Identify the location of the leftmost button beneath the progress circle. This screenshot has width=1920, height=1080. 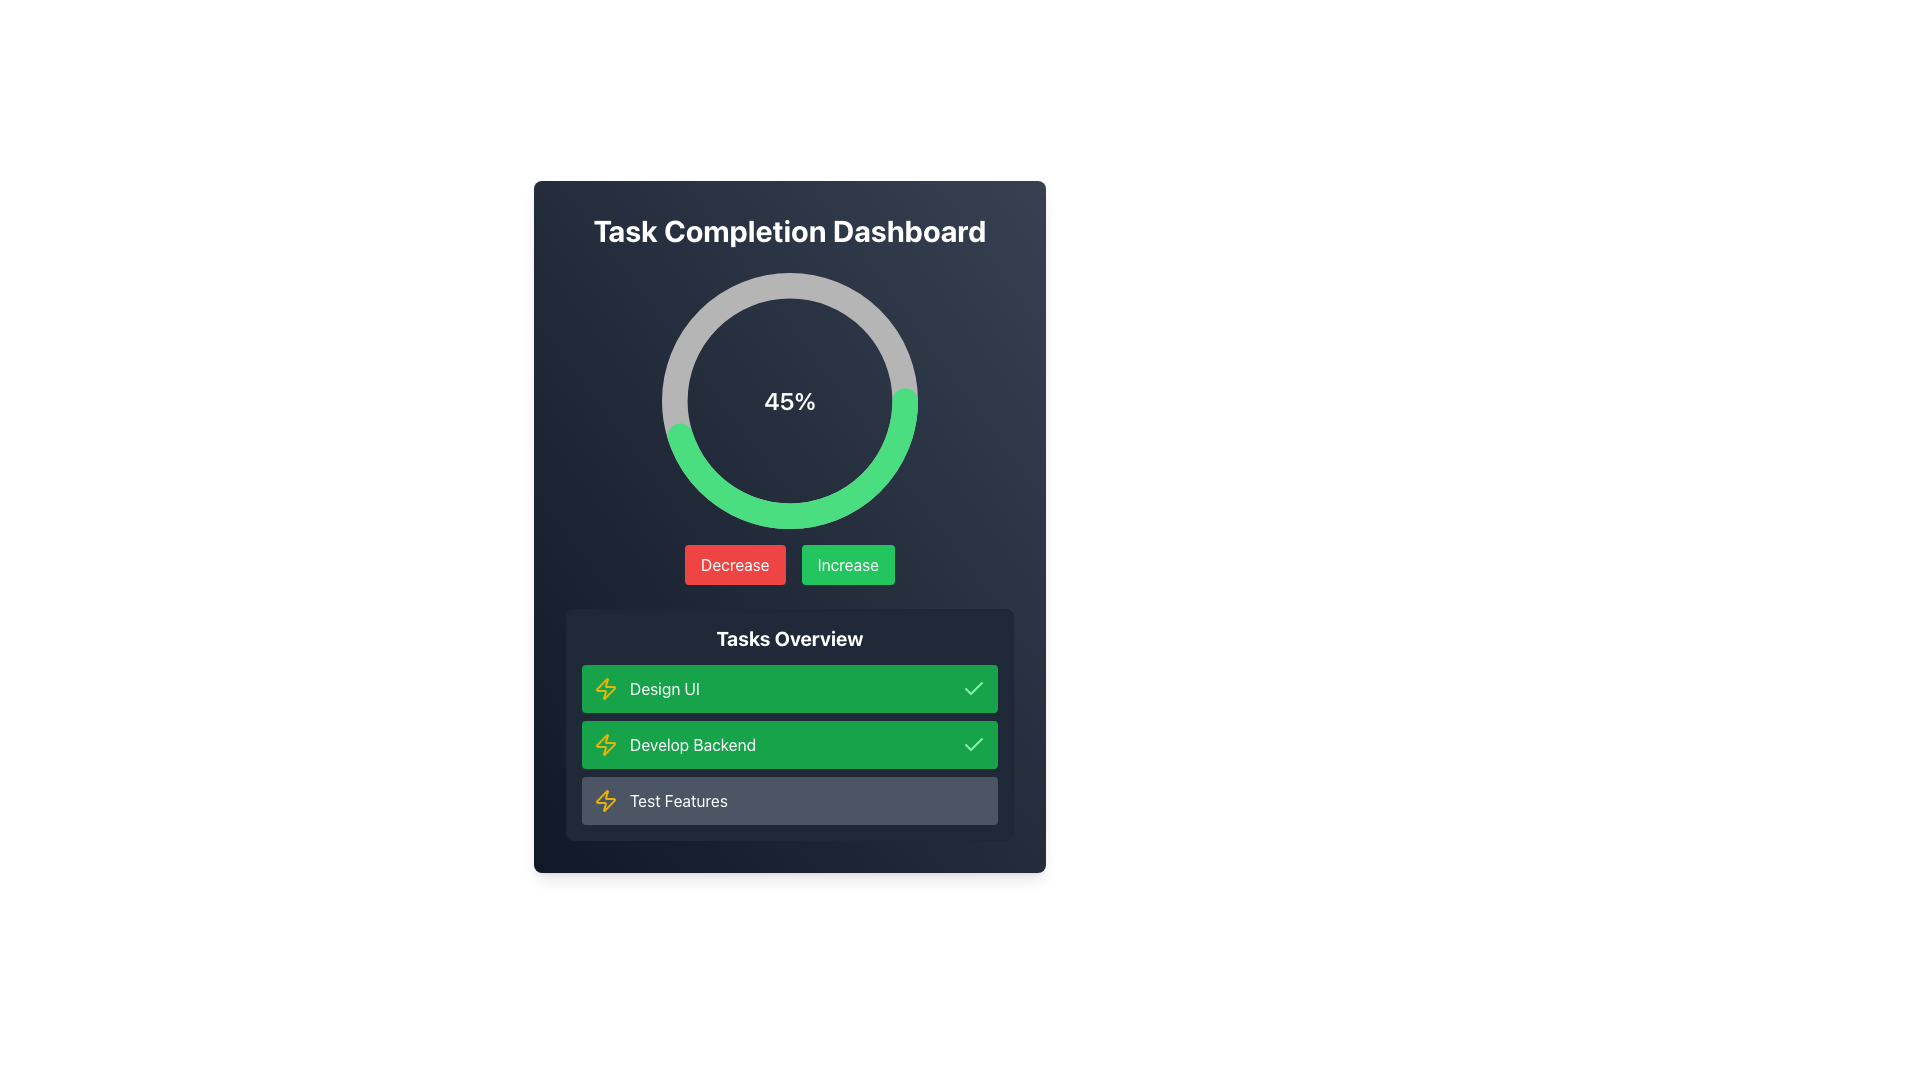
(734, 564).